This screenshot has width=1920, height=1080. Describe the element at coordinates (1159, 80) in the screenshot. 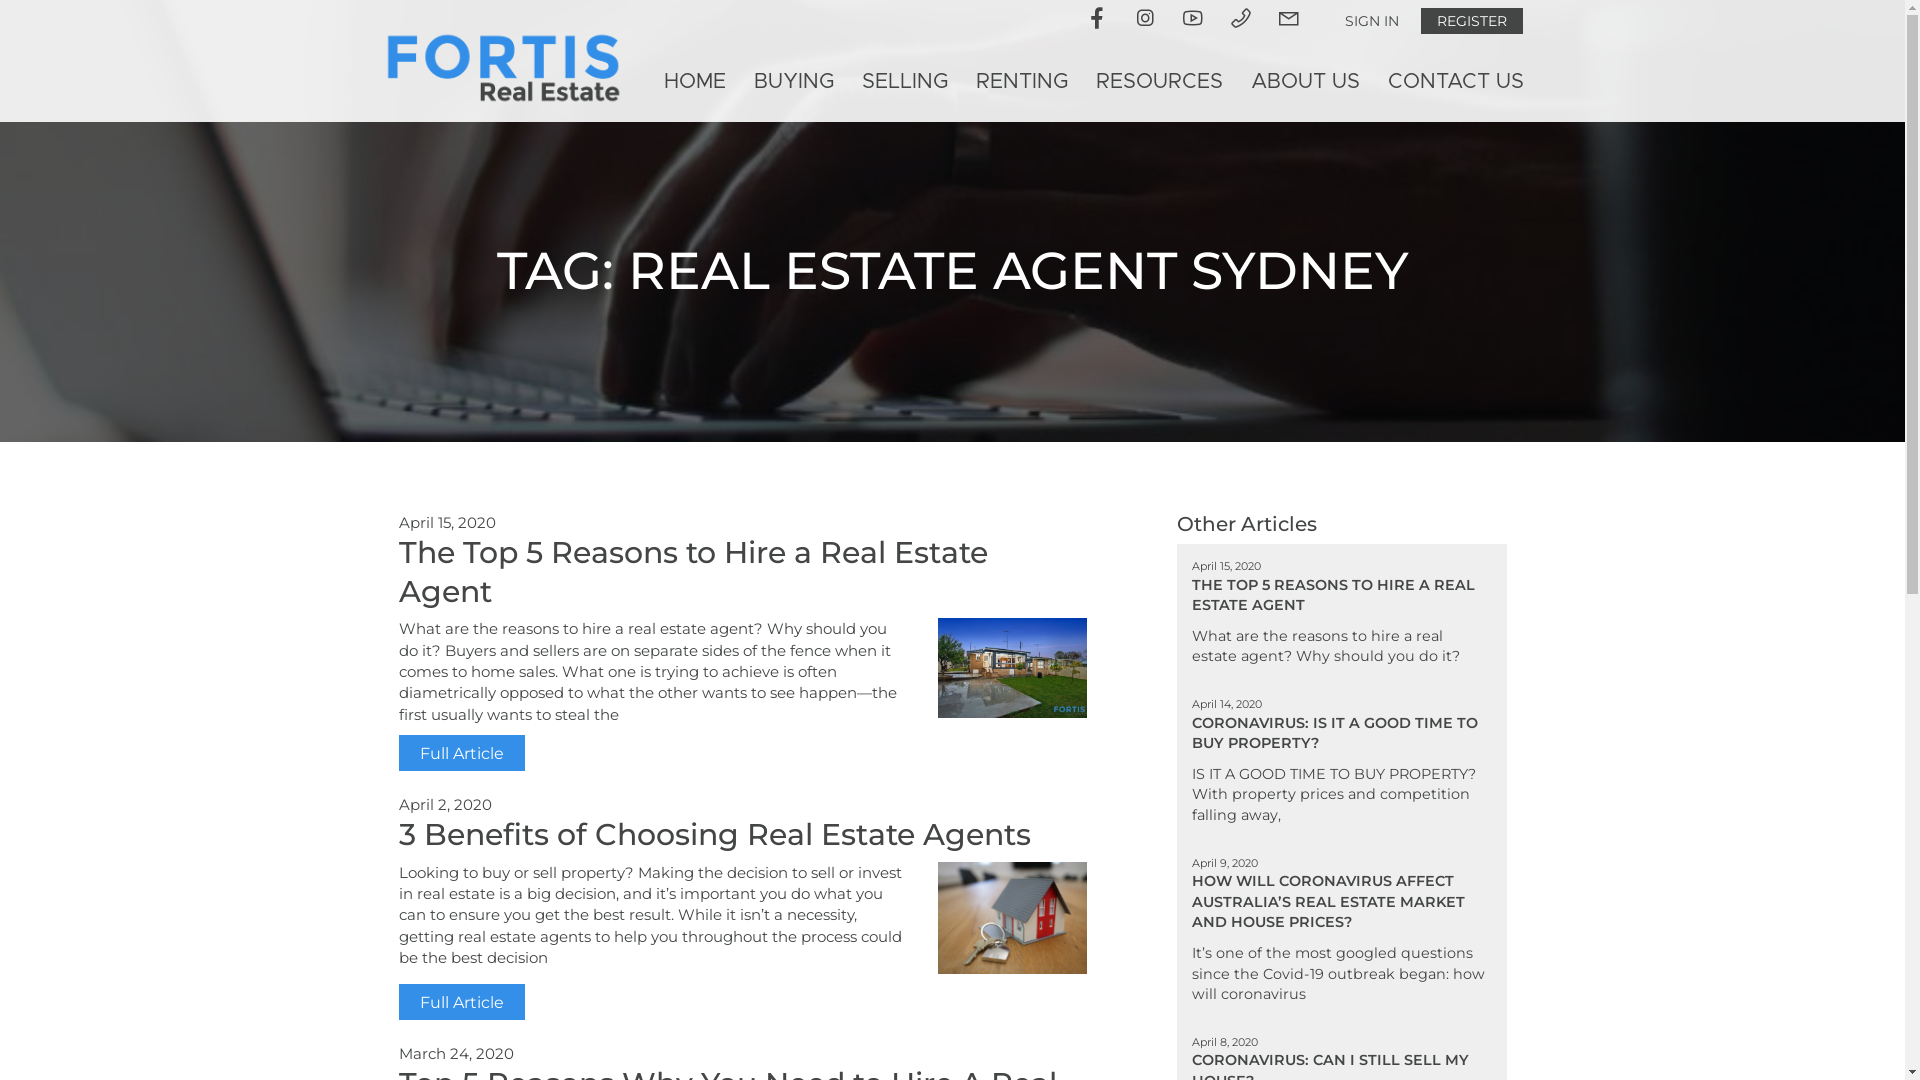

I see `'RESOURCES'` at that location.